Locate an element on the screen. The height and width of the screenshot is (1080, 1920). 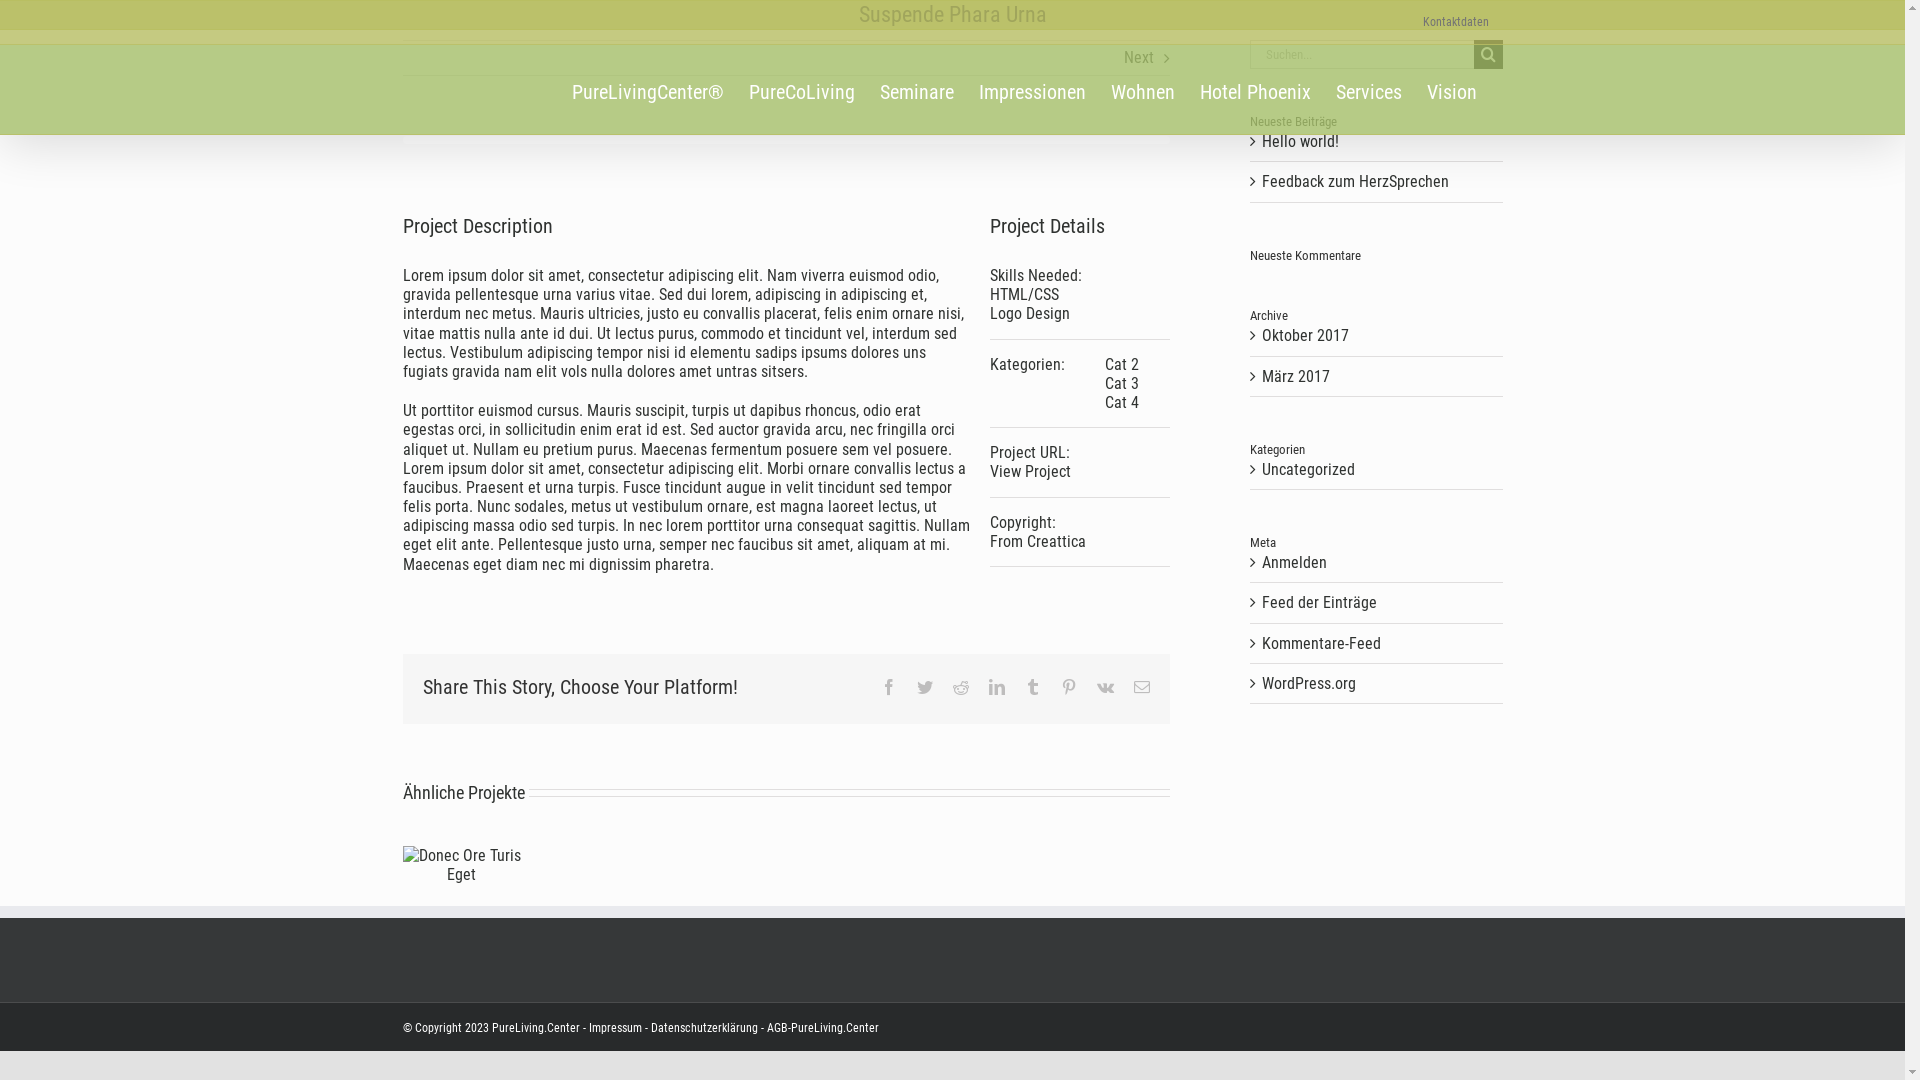
'AGB-PureLiving.Center' is located at coordinates (762, 1028).